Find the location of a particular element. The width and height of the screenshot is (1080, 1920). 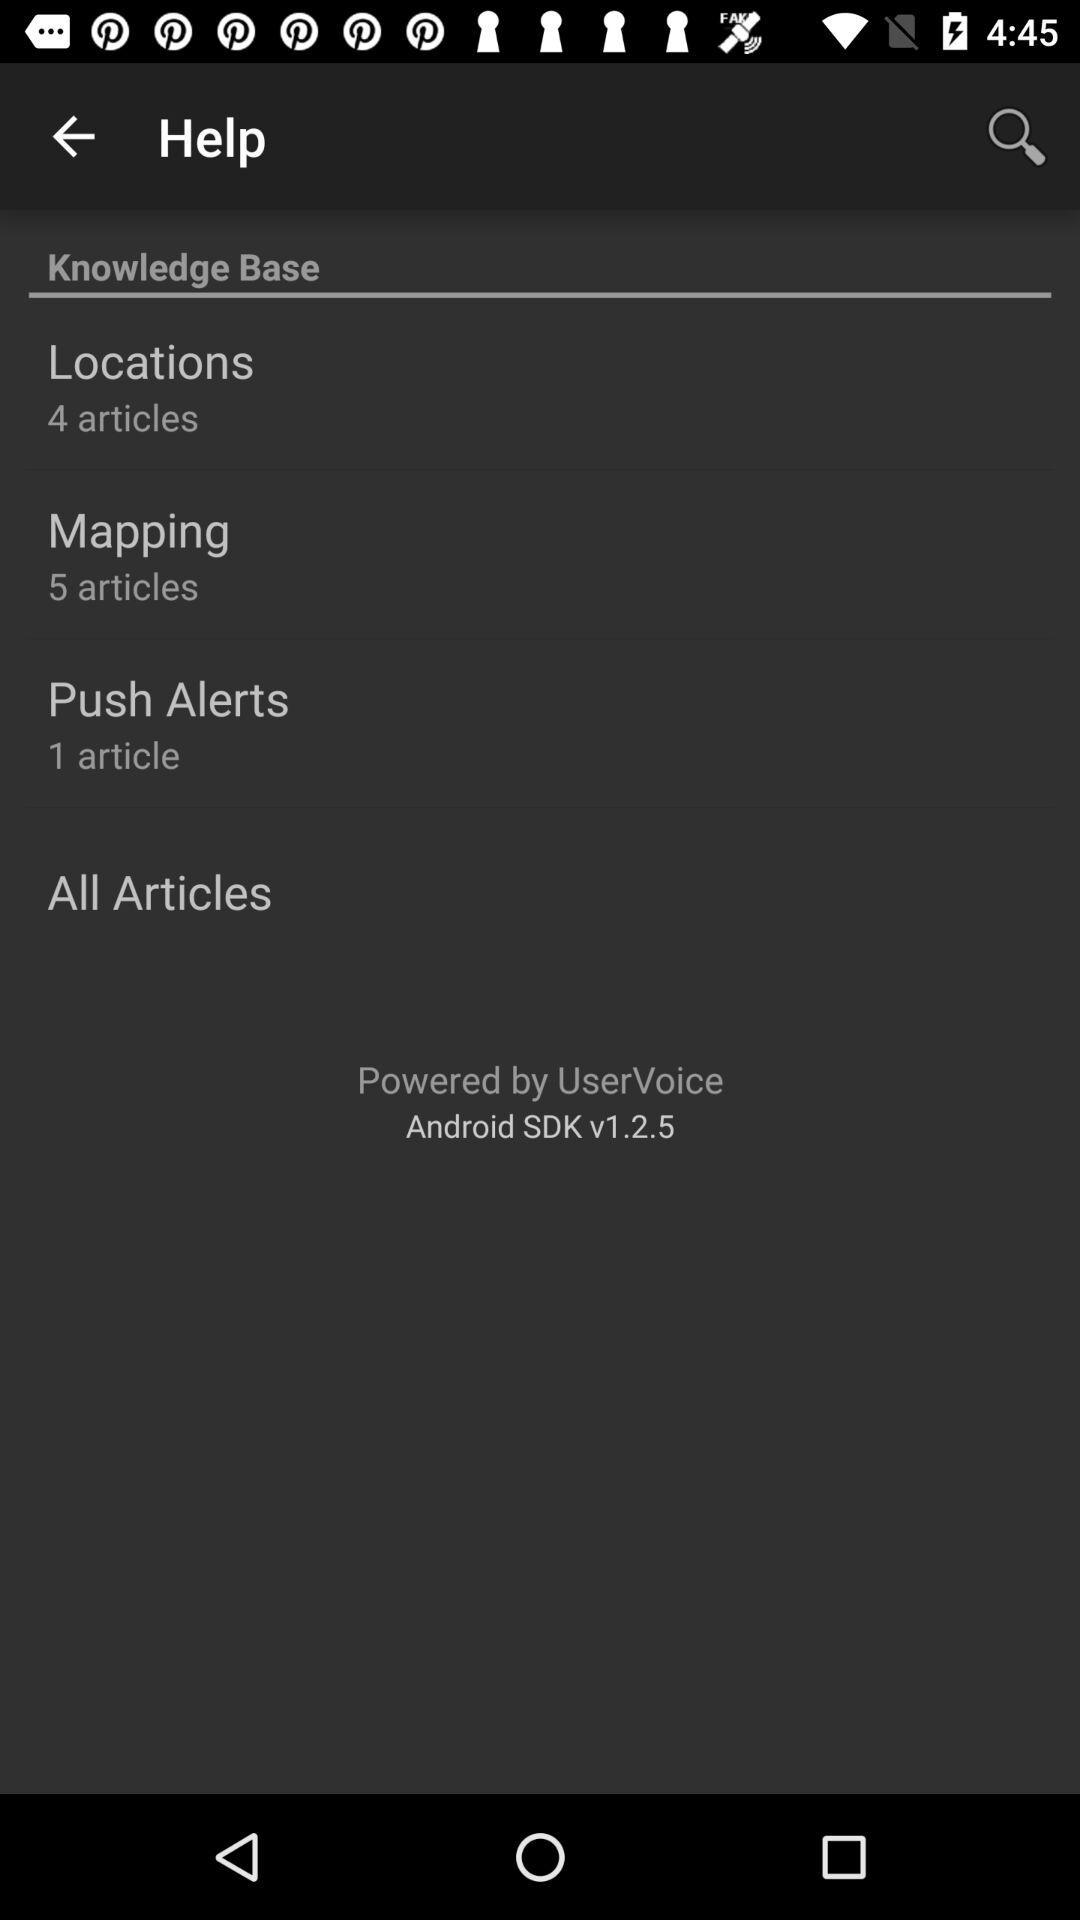

the icon below powered by uservoice icon is located at coordinates (540, 1125).